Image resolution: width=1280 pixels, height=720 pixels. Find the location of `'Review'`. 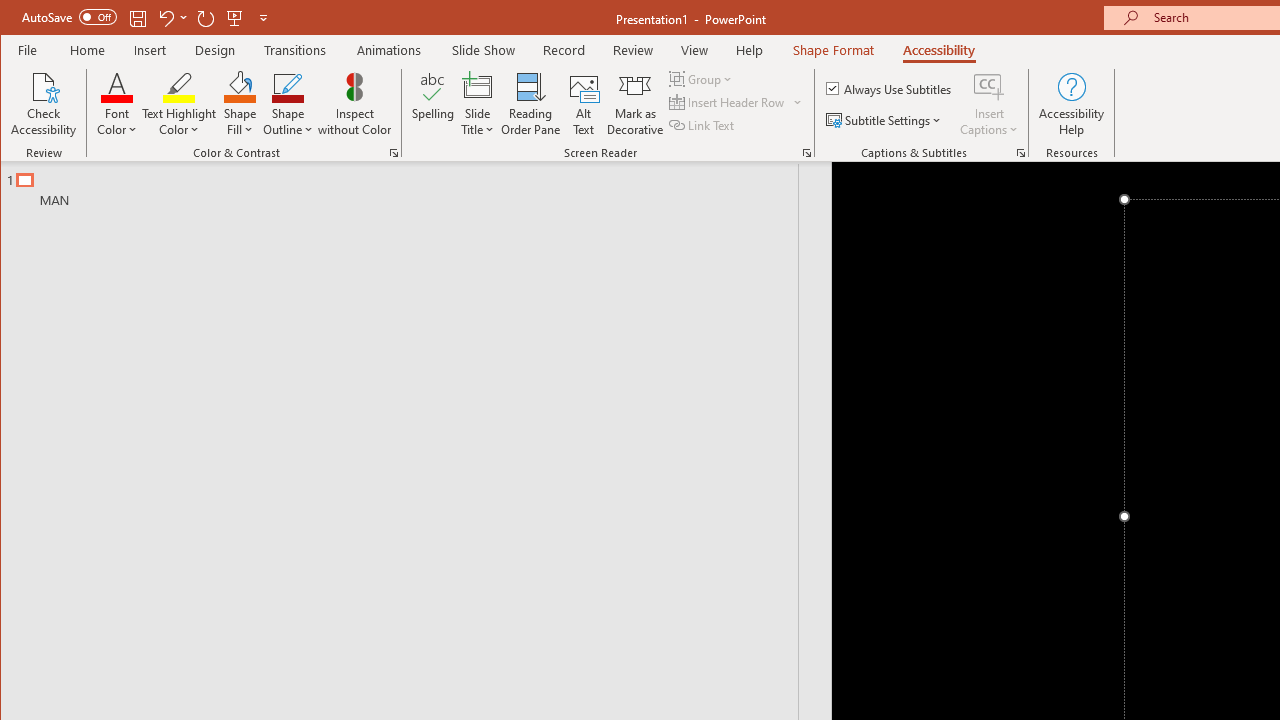

'Review' is located at coordinates (631, 49).